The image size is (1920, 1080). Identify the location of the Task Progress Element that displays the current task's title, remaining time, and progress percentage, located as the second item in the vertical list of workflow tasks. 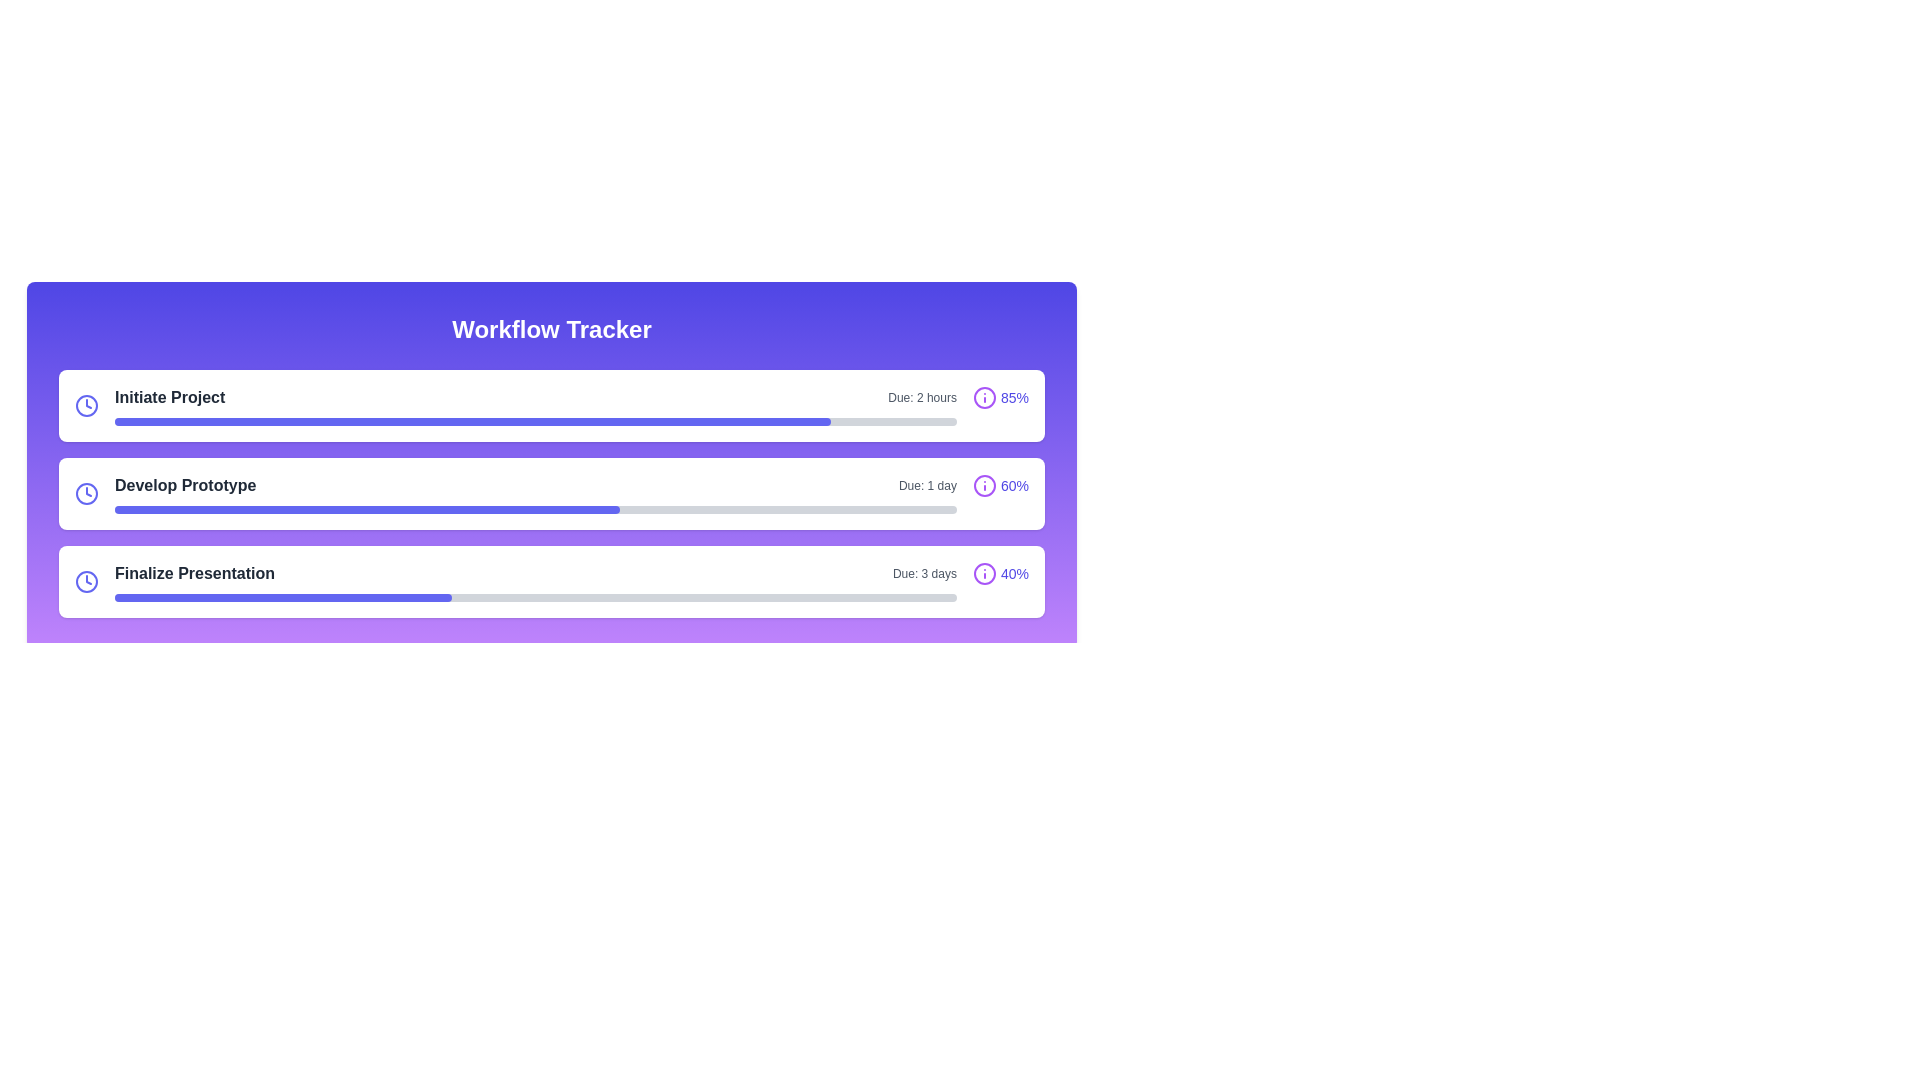
(536, 493).